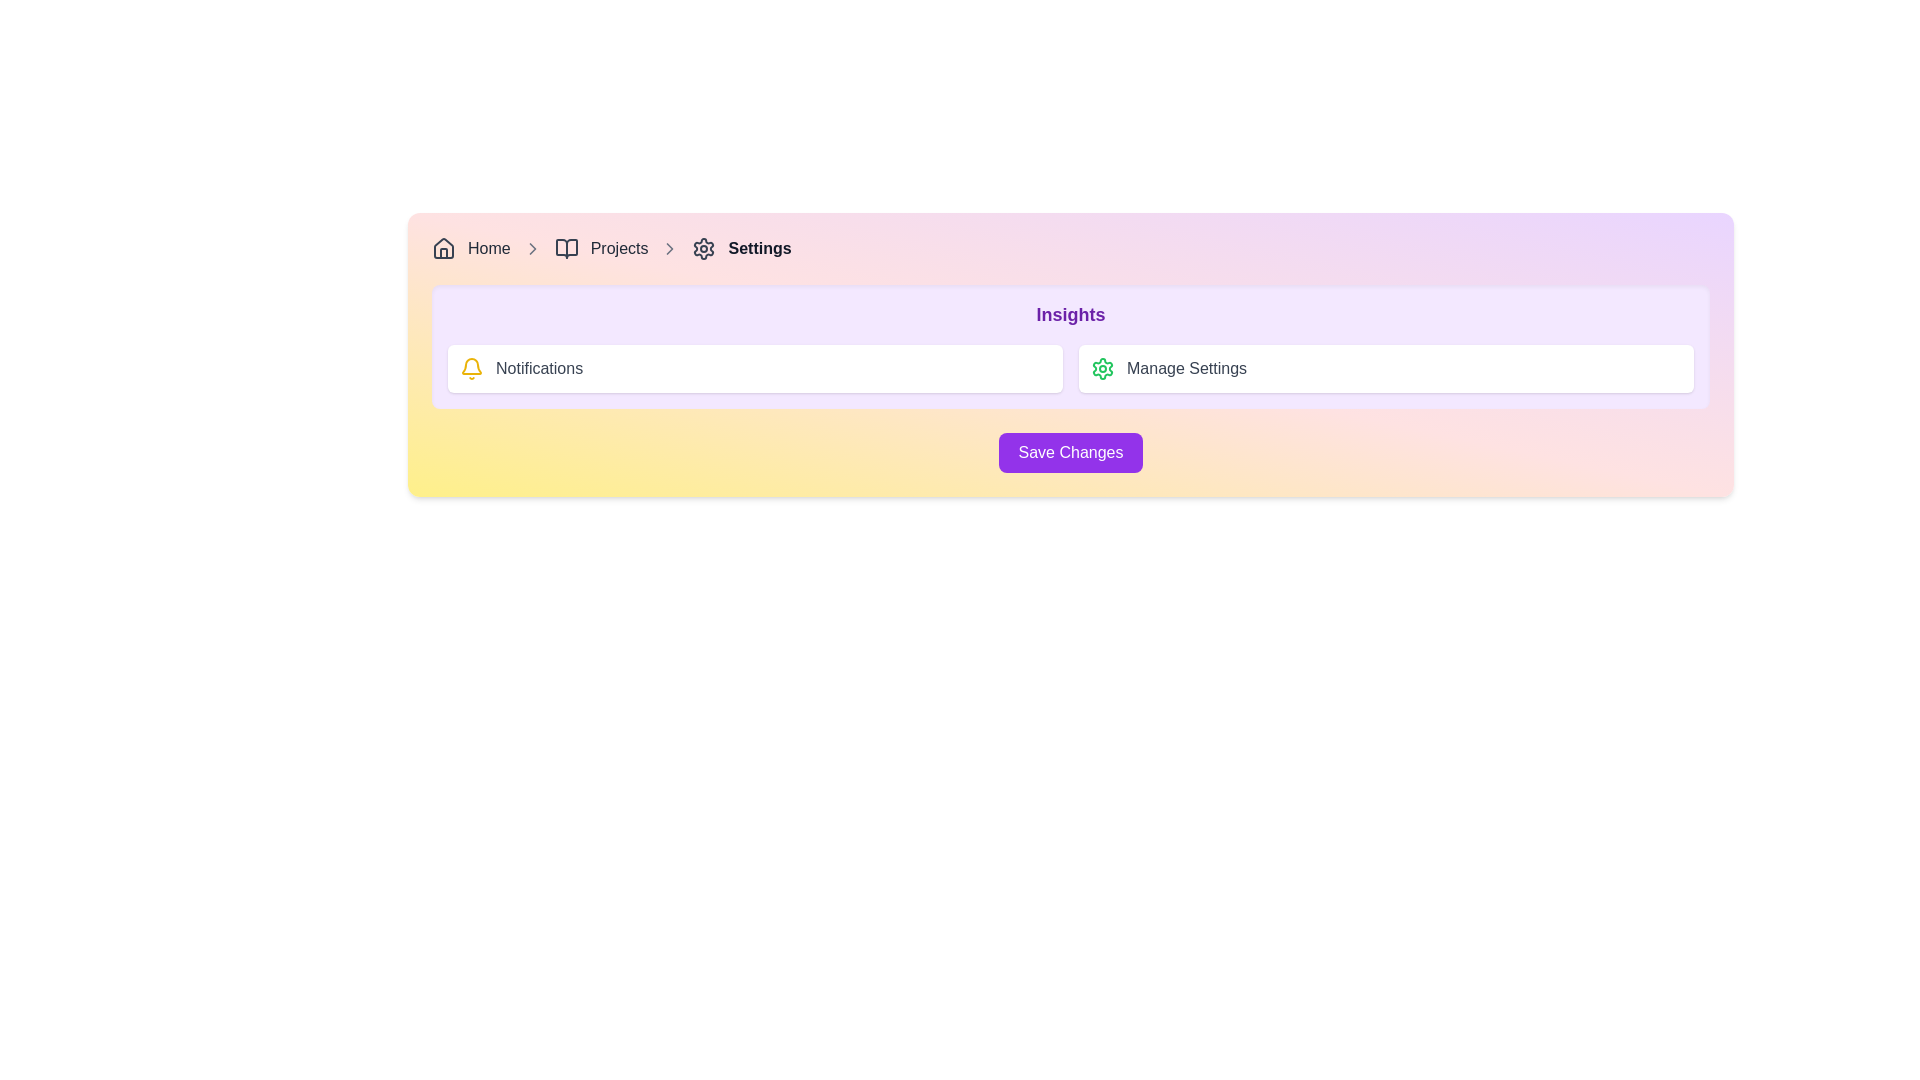 Image resolution: width=1920 pixels, height=1080 pixels. What do you see at coordinates (489, 248) in the screenshot?
I see `the 'Home' link element` at bounding box center [489, 248].